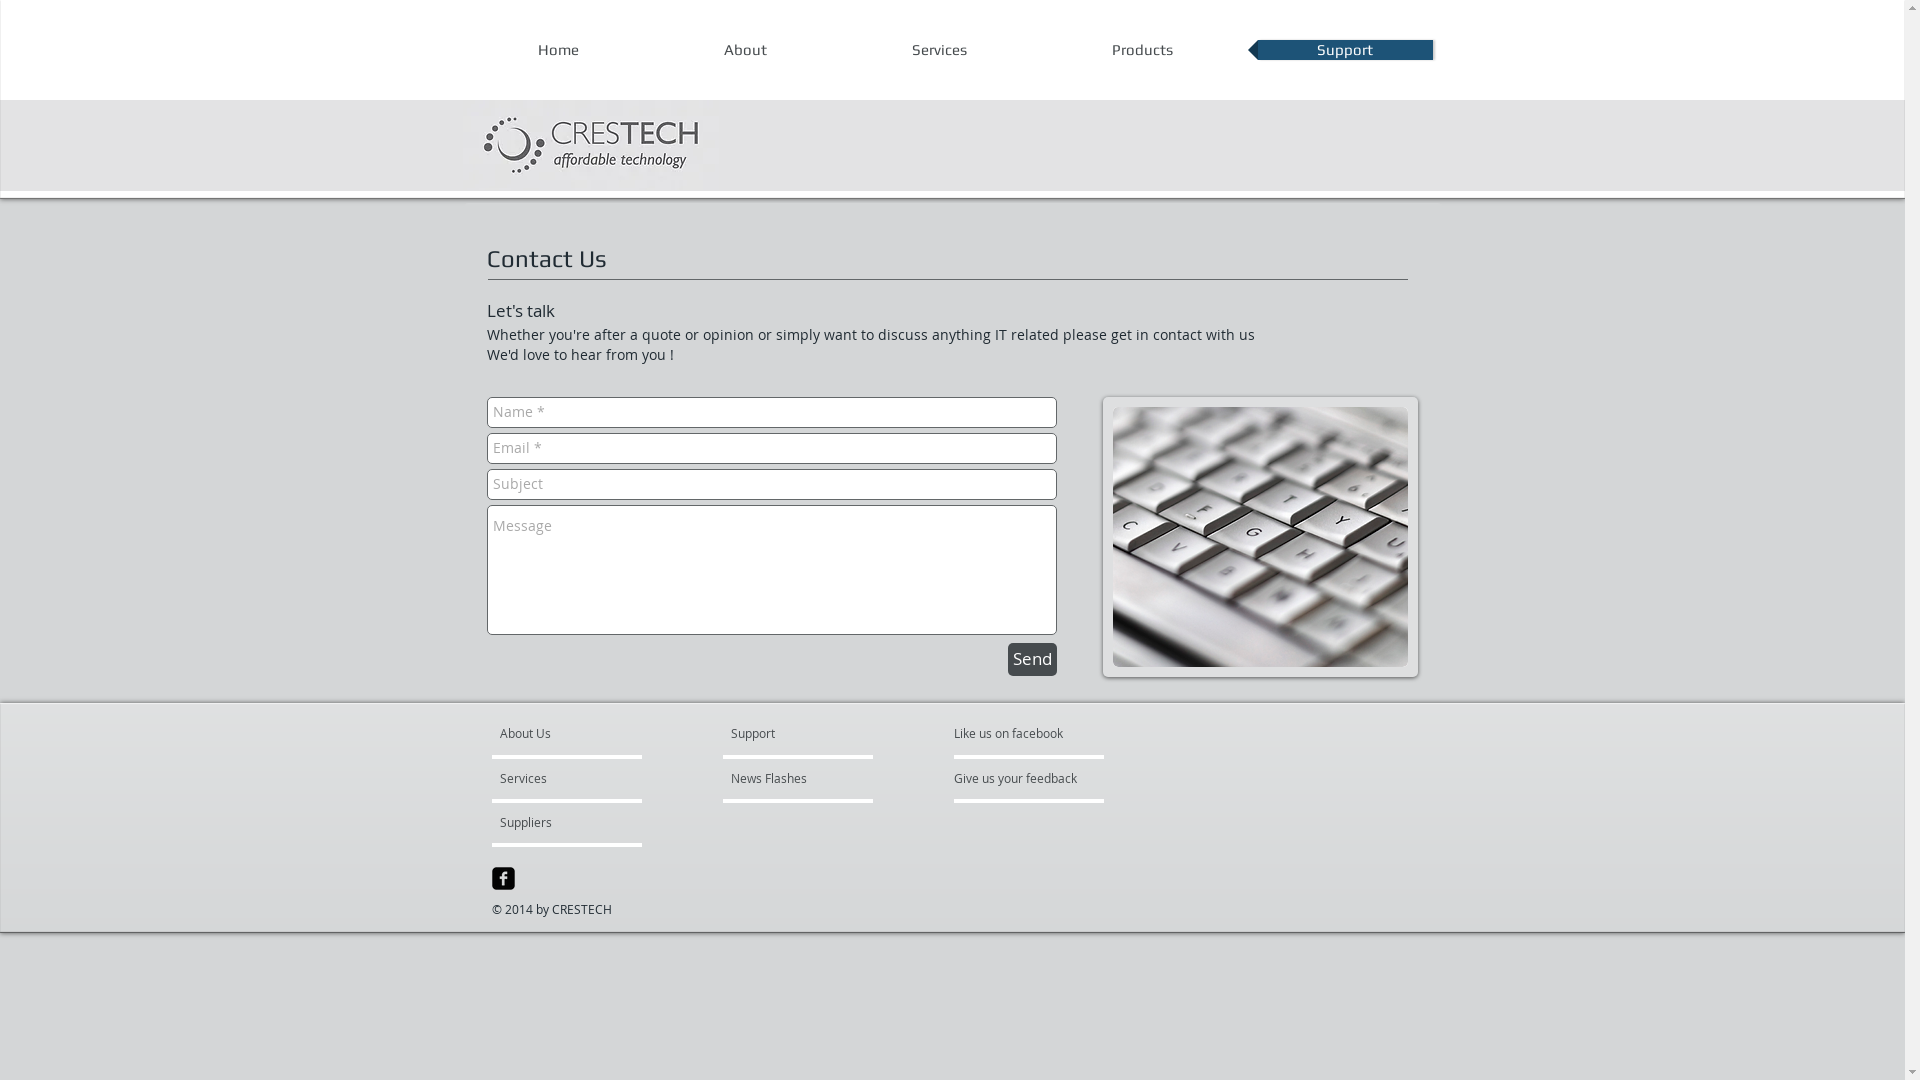 Image resolution: width=1920 pixels, height=1080 pixels. What do you see at coordinates (1142, 49) in the screenshot?
I see `'Products'` at bounding box center [1142, 49].